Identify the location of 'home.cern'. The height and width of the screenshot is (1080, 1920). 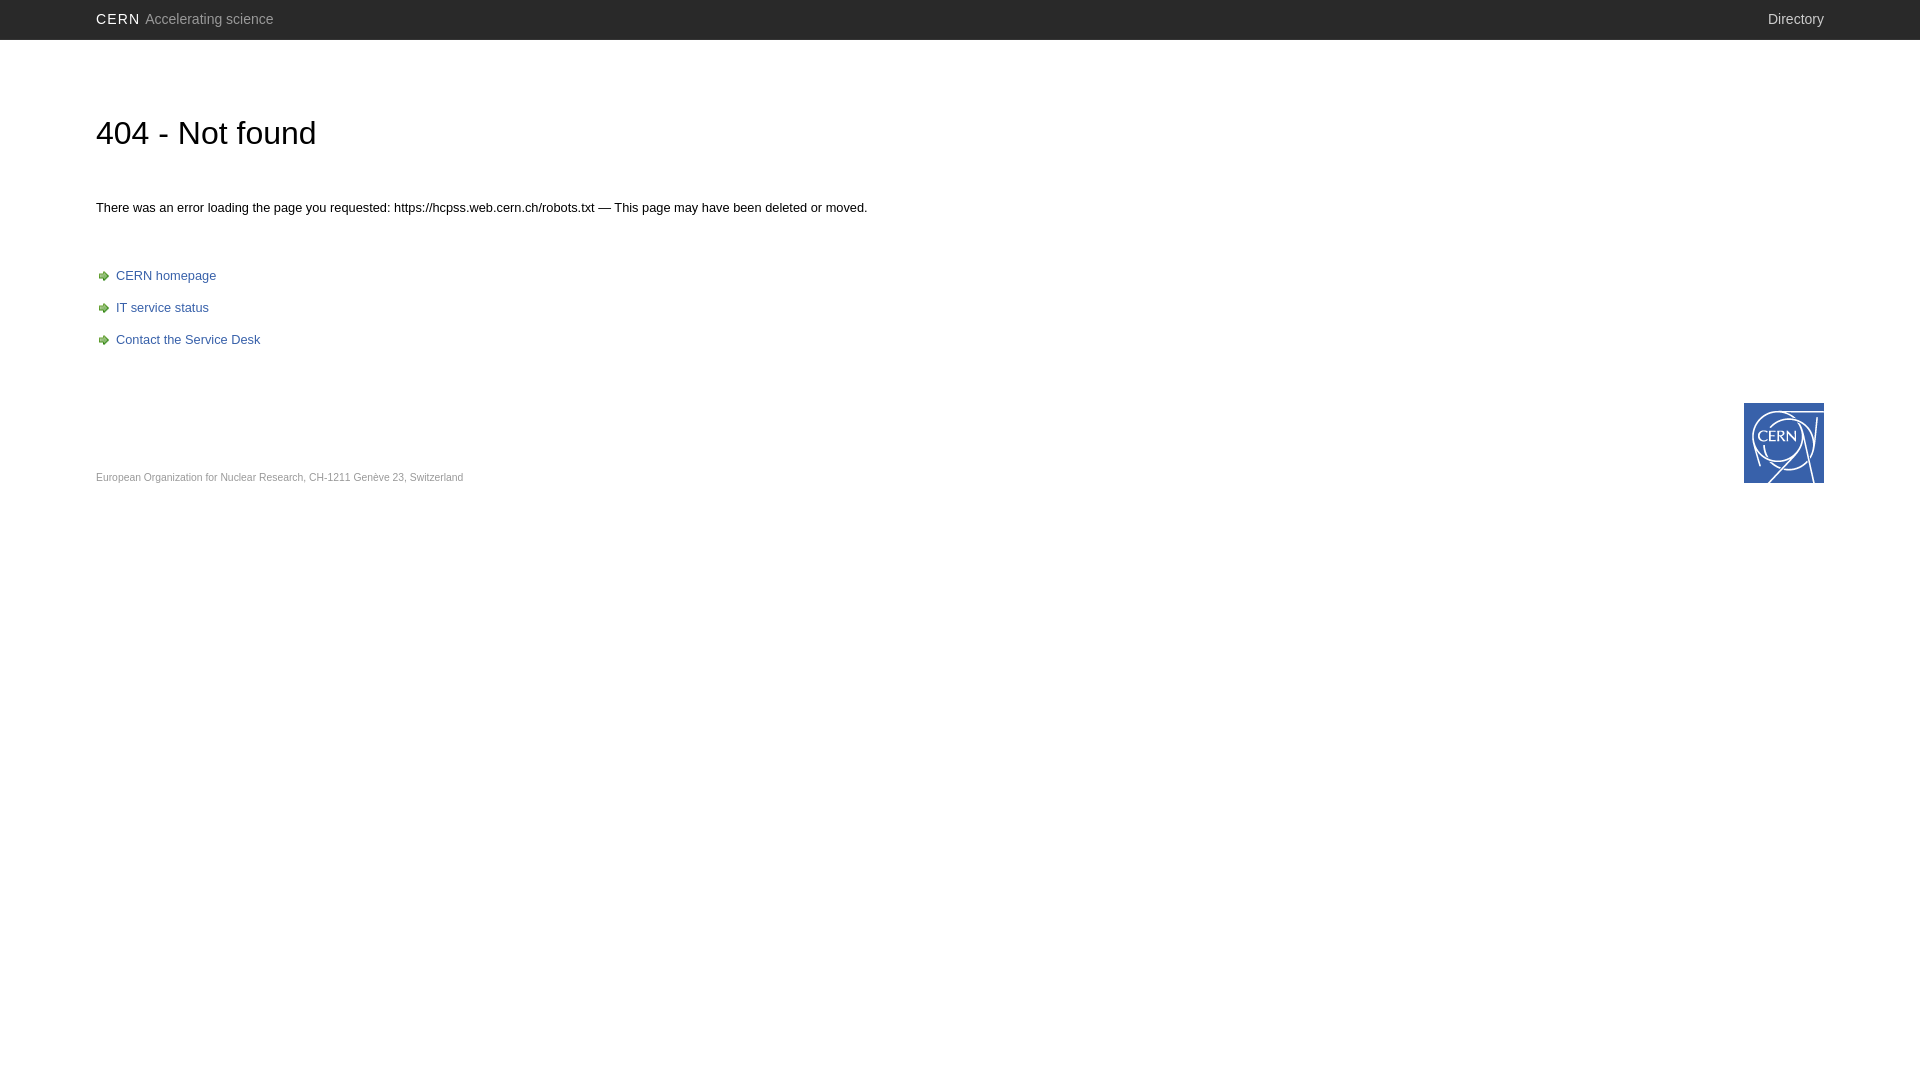
(1784, 442).